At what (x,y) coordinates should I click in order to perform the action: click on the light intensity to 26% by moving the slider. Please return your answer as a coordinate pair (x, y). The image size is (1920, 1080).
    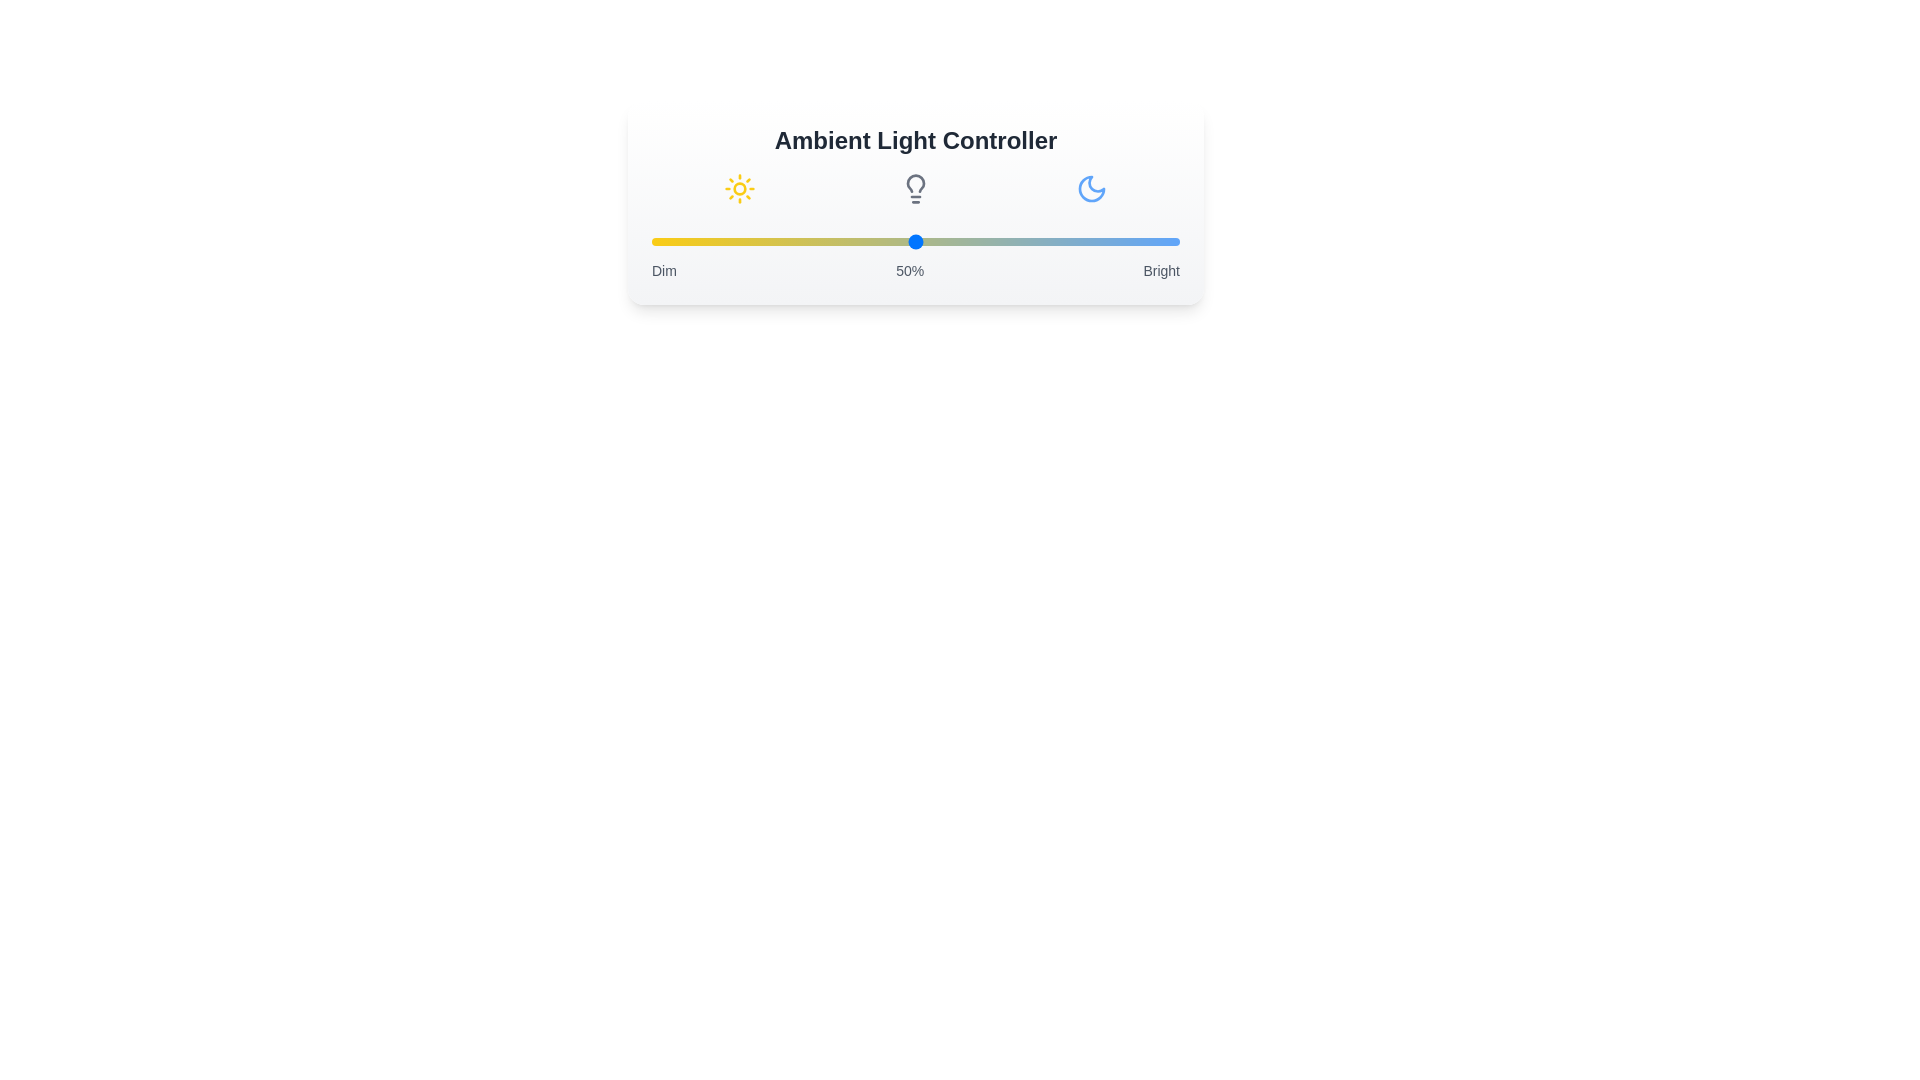
    Looking at the image, I should click on (788, 241).